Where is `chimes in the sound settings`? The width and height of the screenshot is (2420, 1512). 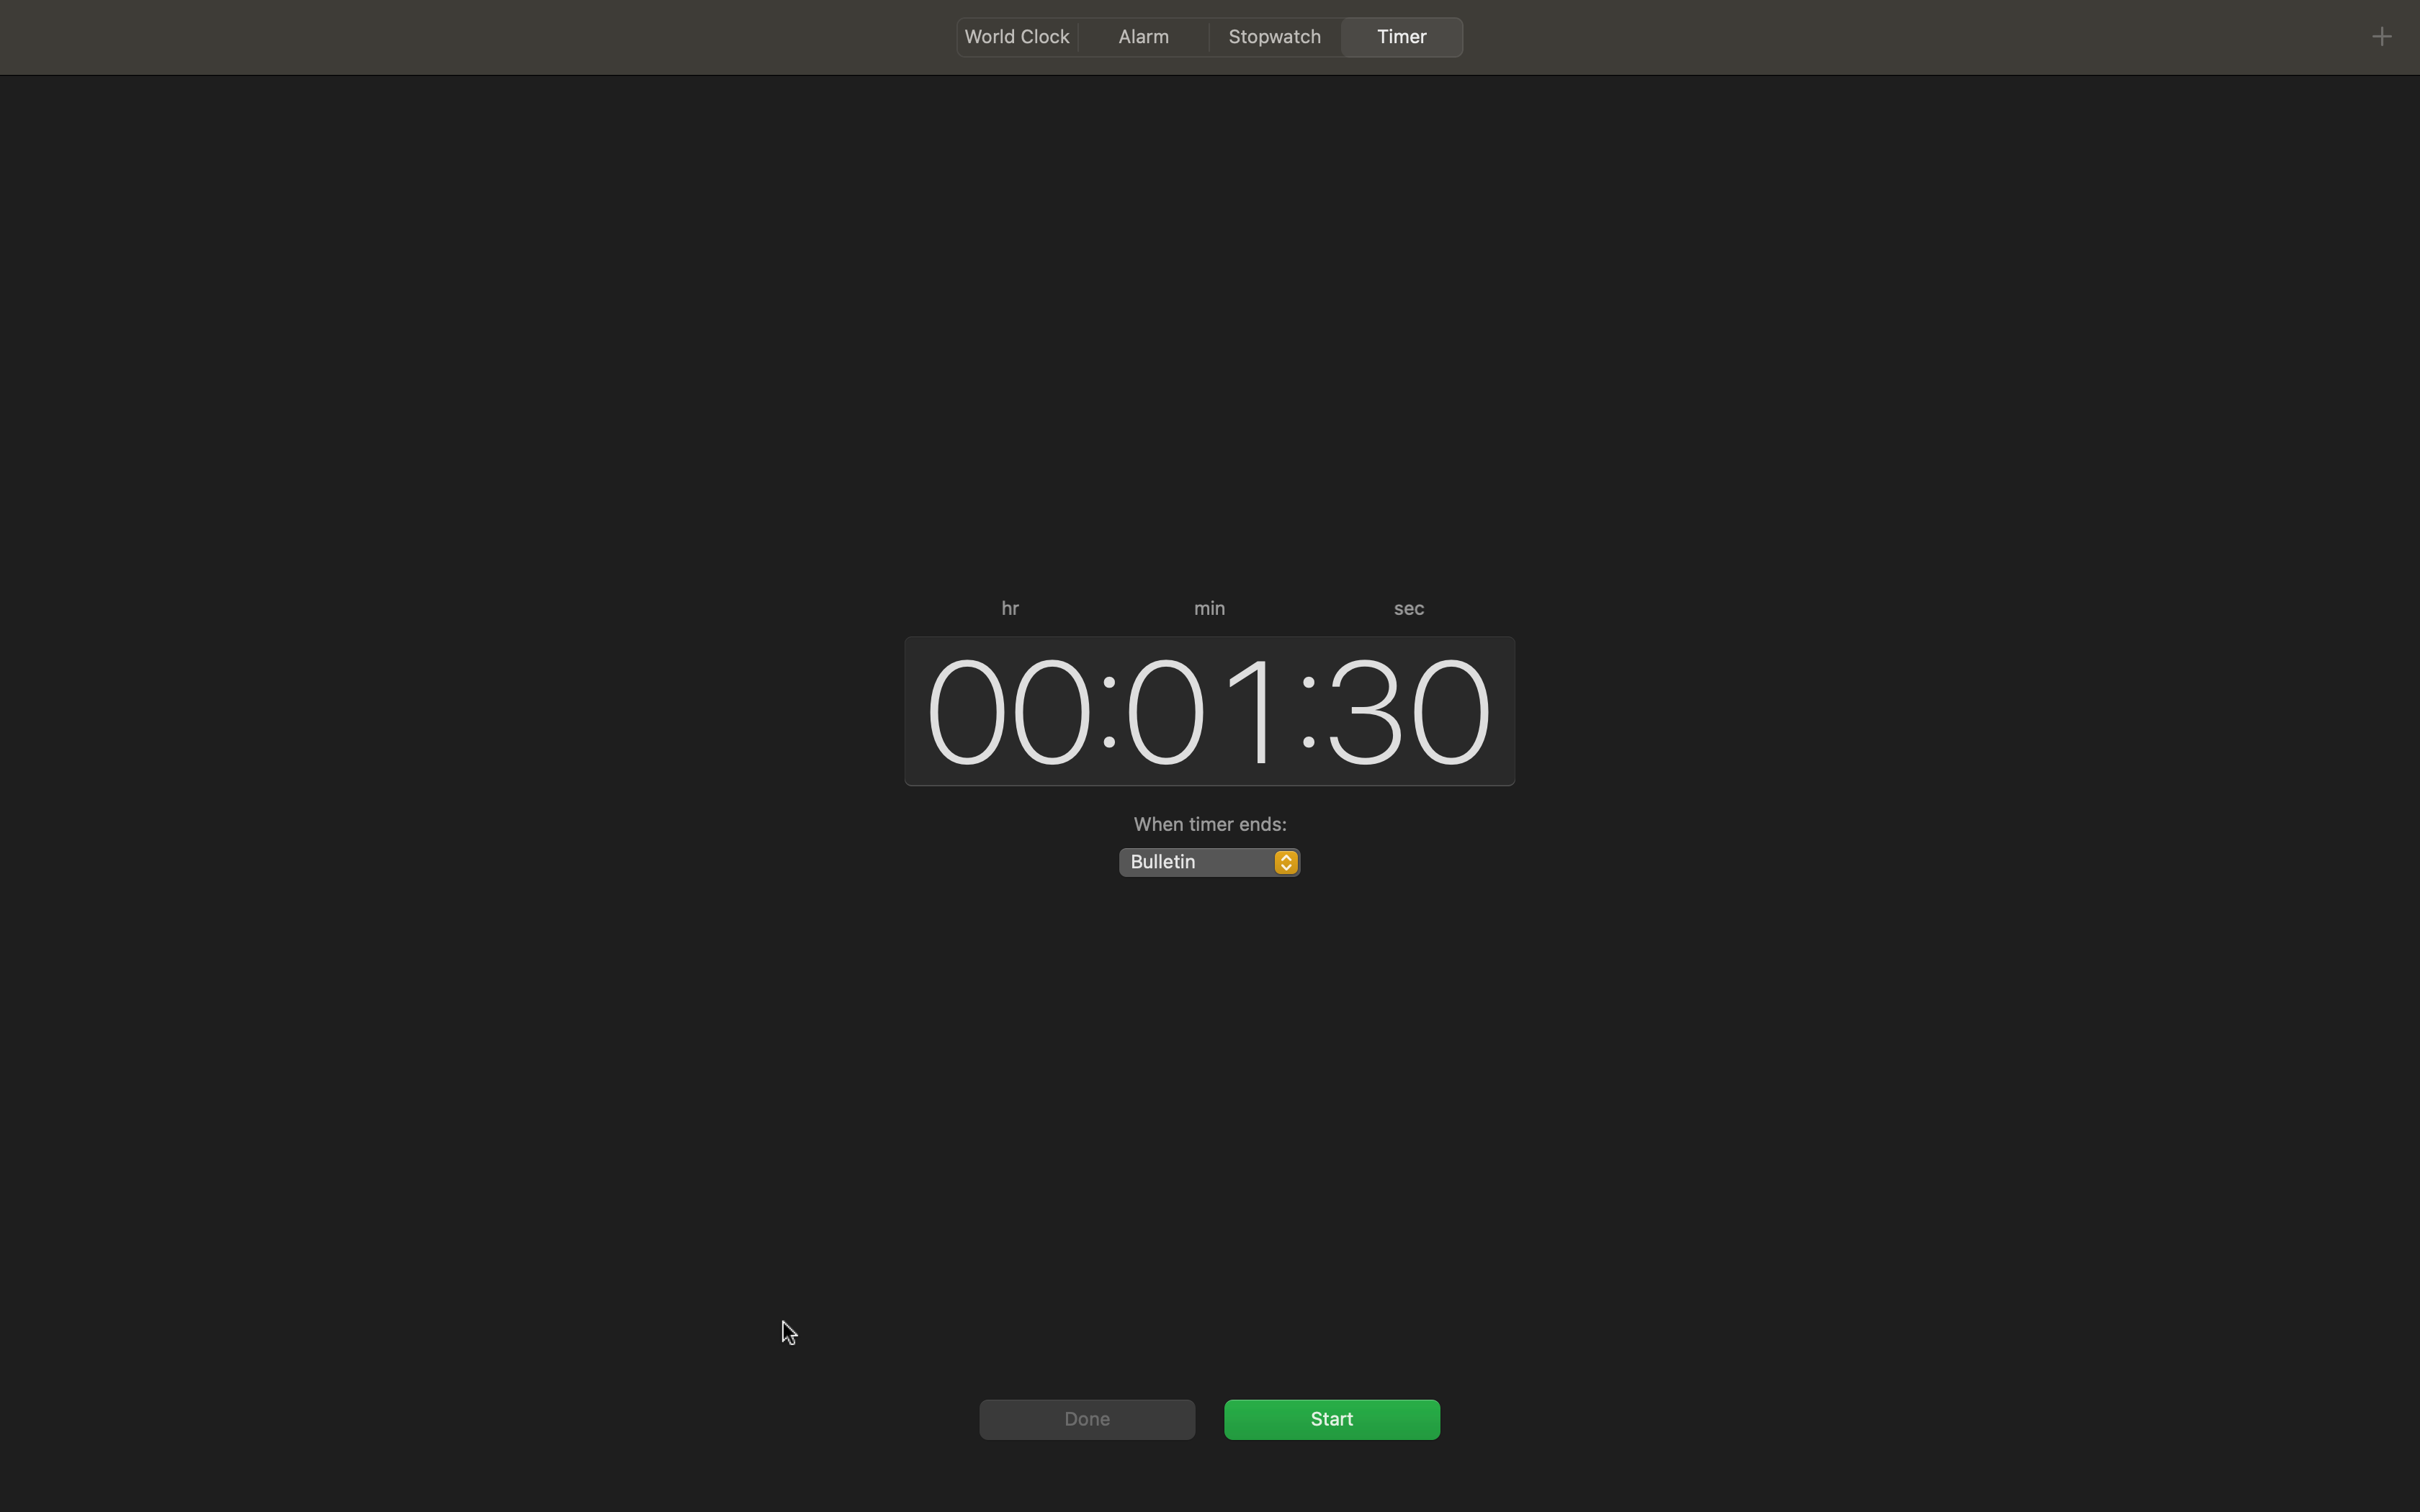
chimes in the sound settings is located at coordinates (1207, 860).